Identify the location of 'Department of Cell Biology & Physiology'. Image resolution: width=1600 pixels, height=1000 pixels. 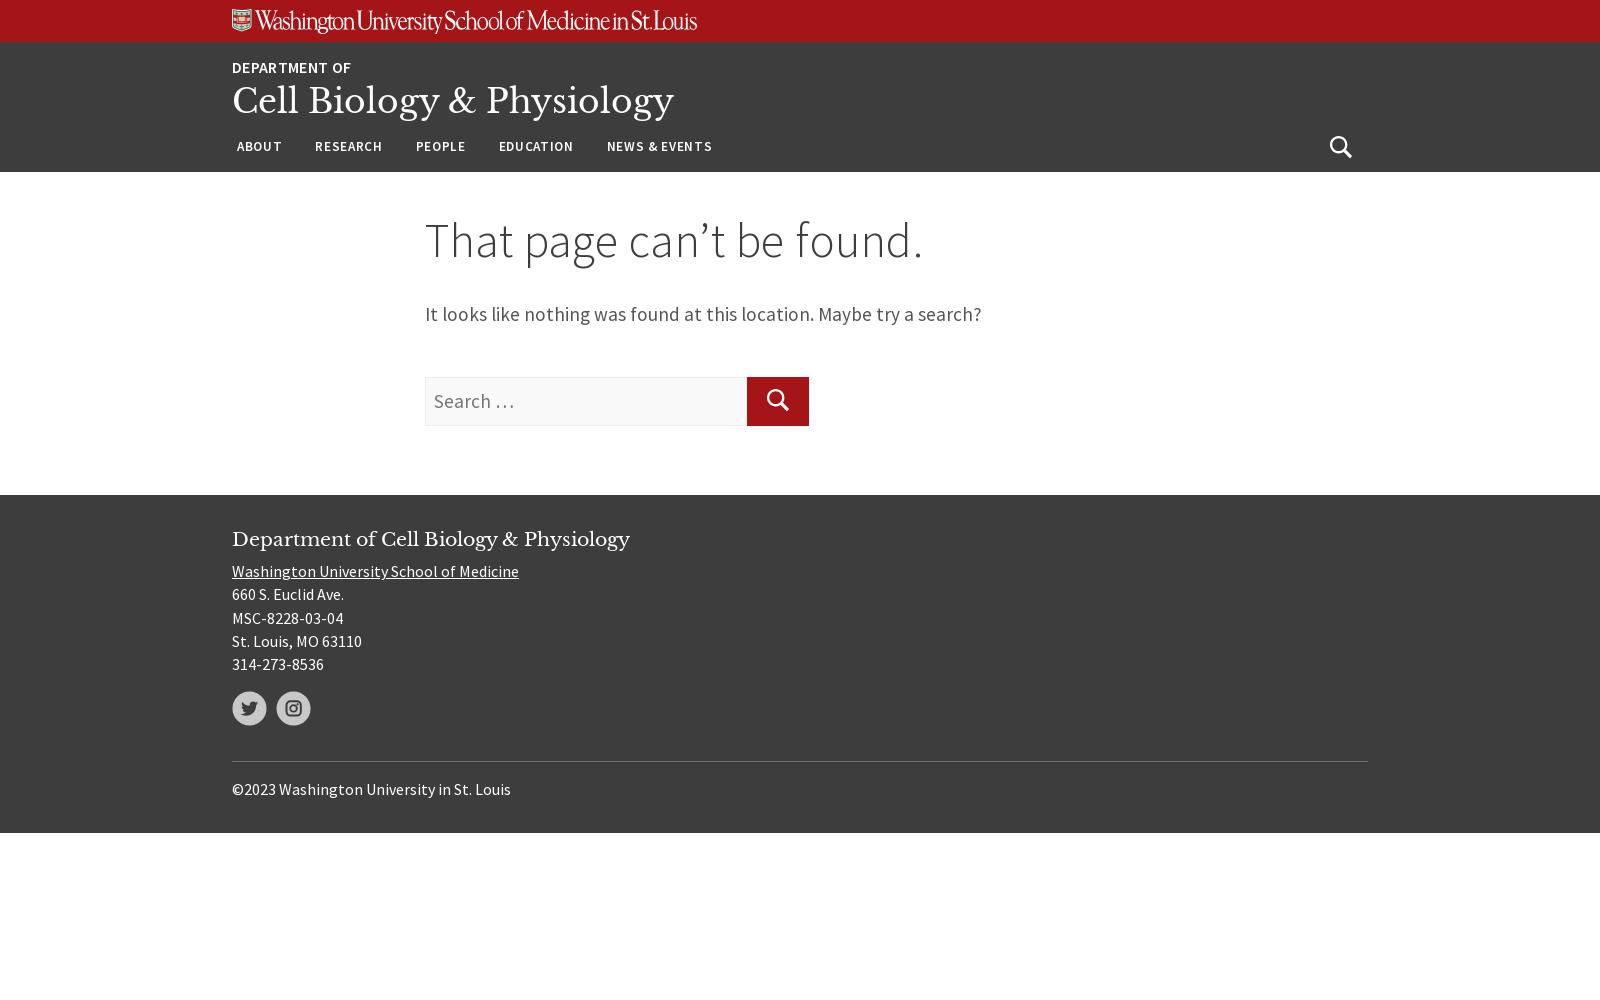
(430, 538).